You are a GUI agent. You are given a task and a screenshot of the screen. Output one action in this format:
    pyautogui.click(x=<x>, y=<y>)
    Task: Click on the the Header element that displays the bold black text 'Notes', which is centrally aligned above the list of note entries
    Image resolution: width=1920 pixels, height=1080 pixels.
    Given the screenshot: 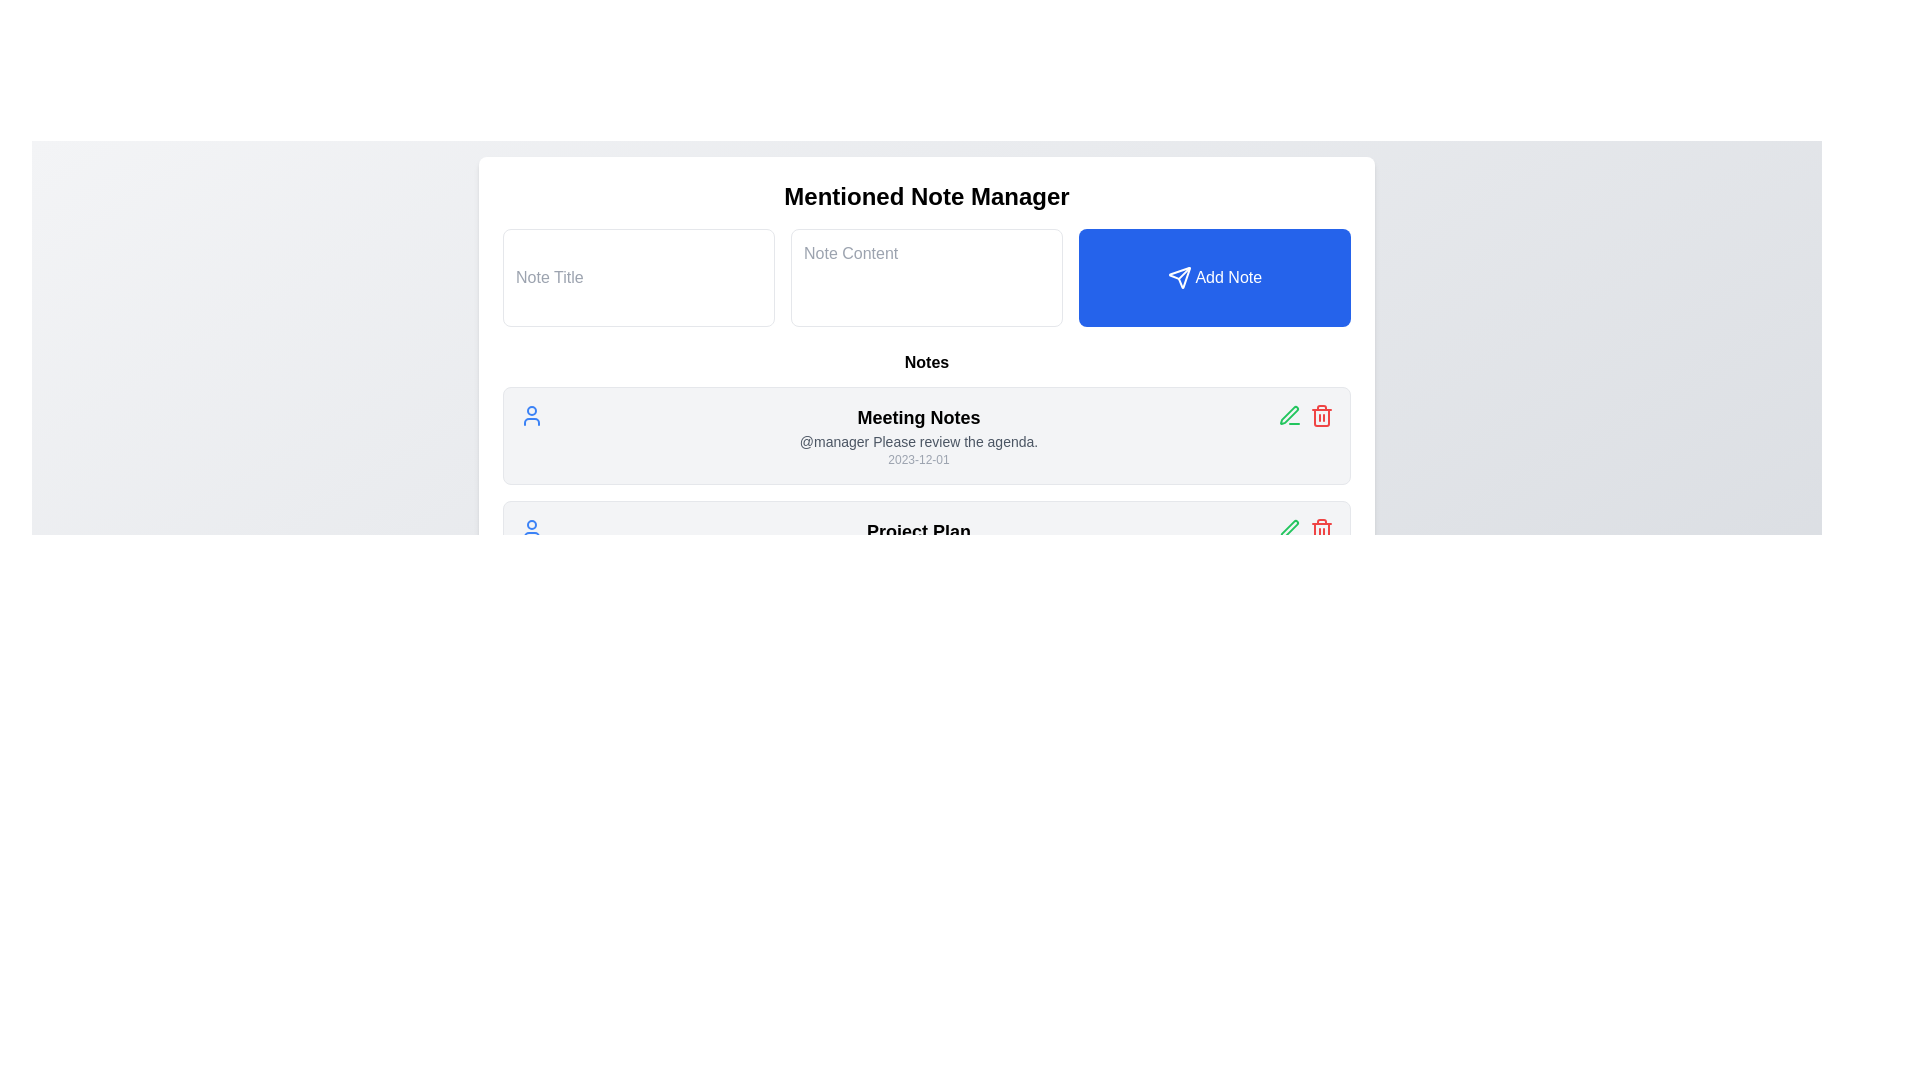 What is the action you would take?
    pyautogui.click(x=925, y=362)
    